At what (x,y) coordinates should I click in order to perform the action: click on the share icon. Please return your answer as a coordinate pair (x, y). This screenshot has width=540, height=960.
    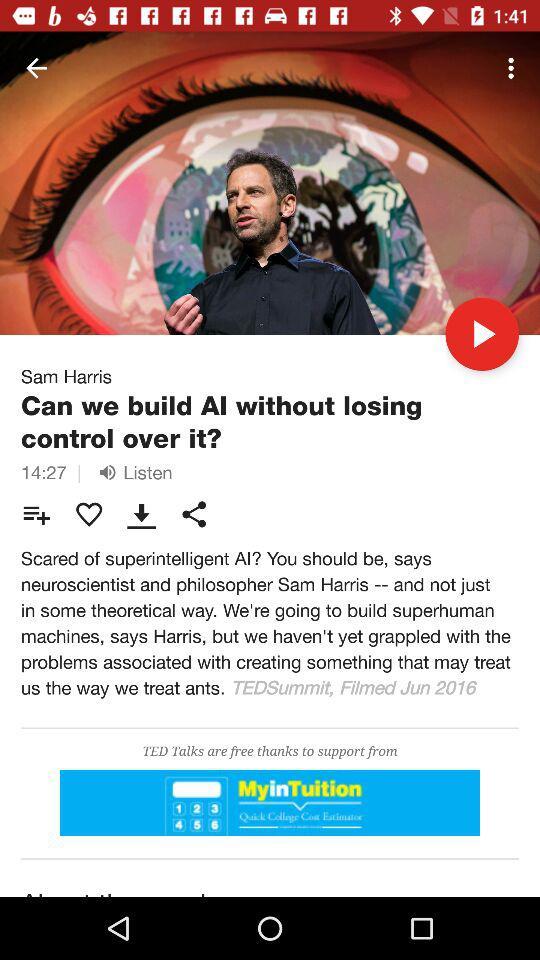
    Looking at the image, I should click on (194, 513).